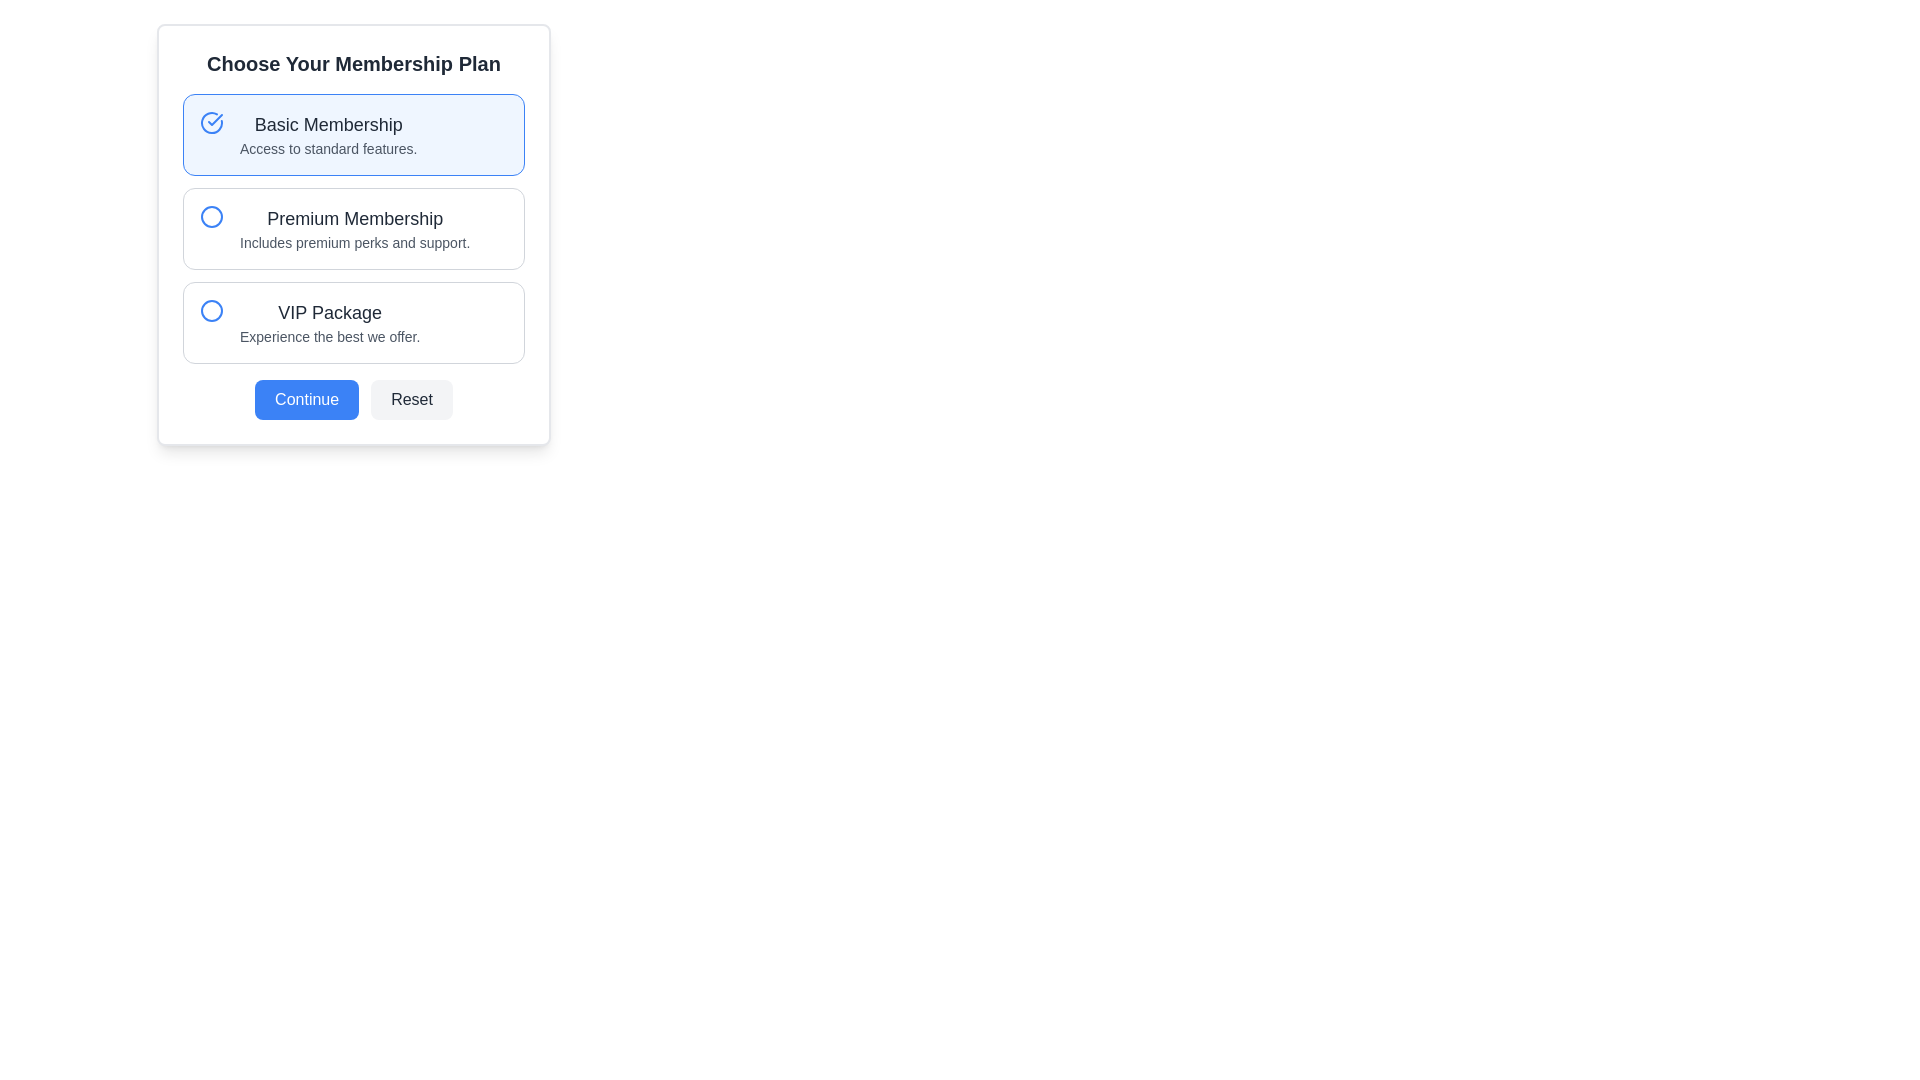  I want to click on the descriptive subtitle text located beneath the 'Premium Membership' header, so click(355, 242).